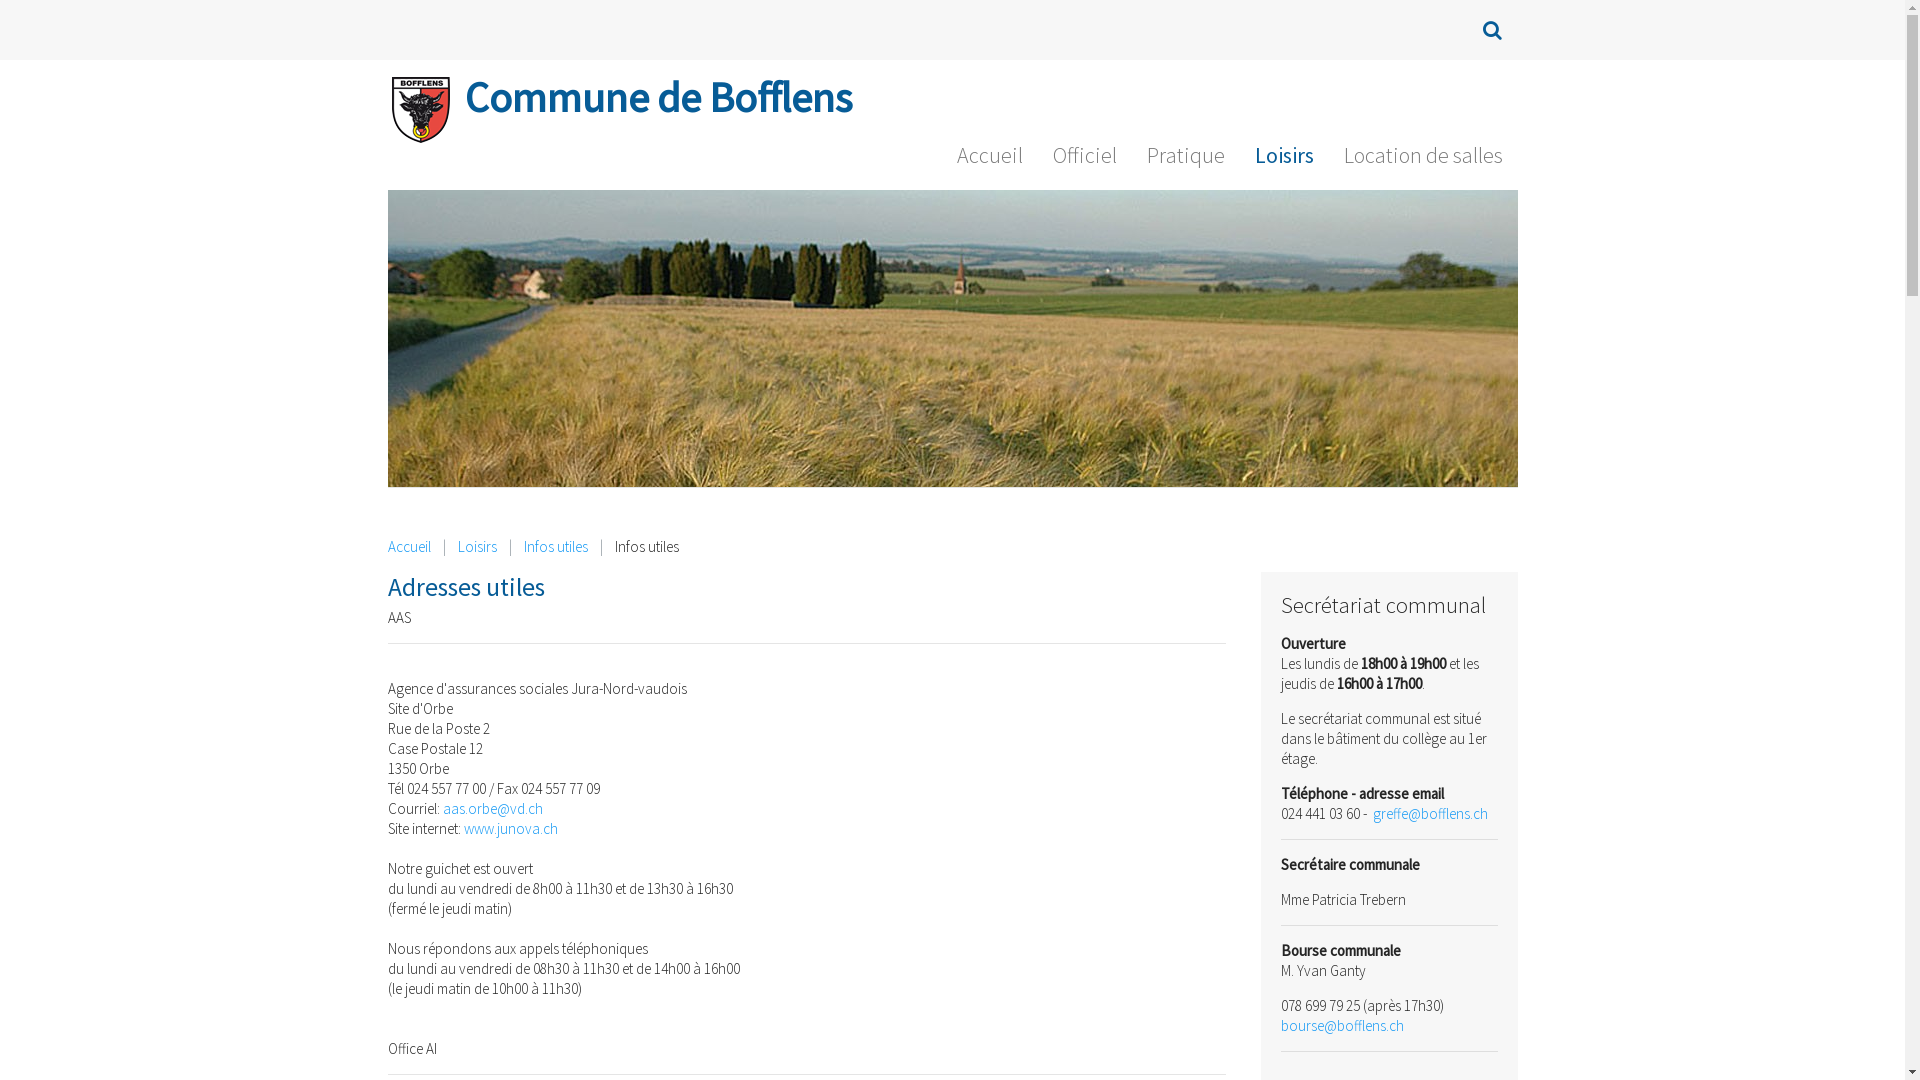  What do you see at coordinates (989, 158) in the screenshot?
I see `'Accueil'` at bounding box center [989, 158].